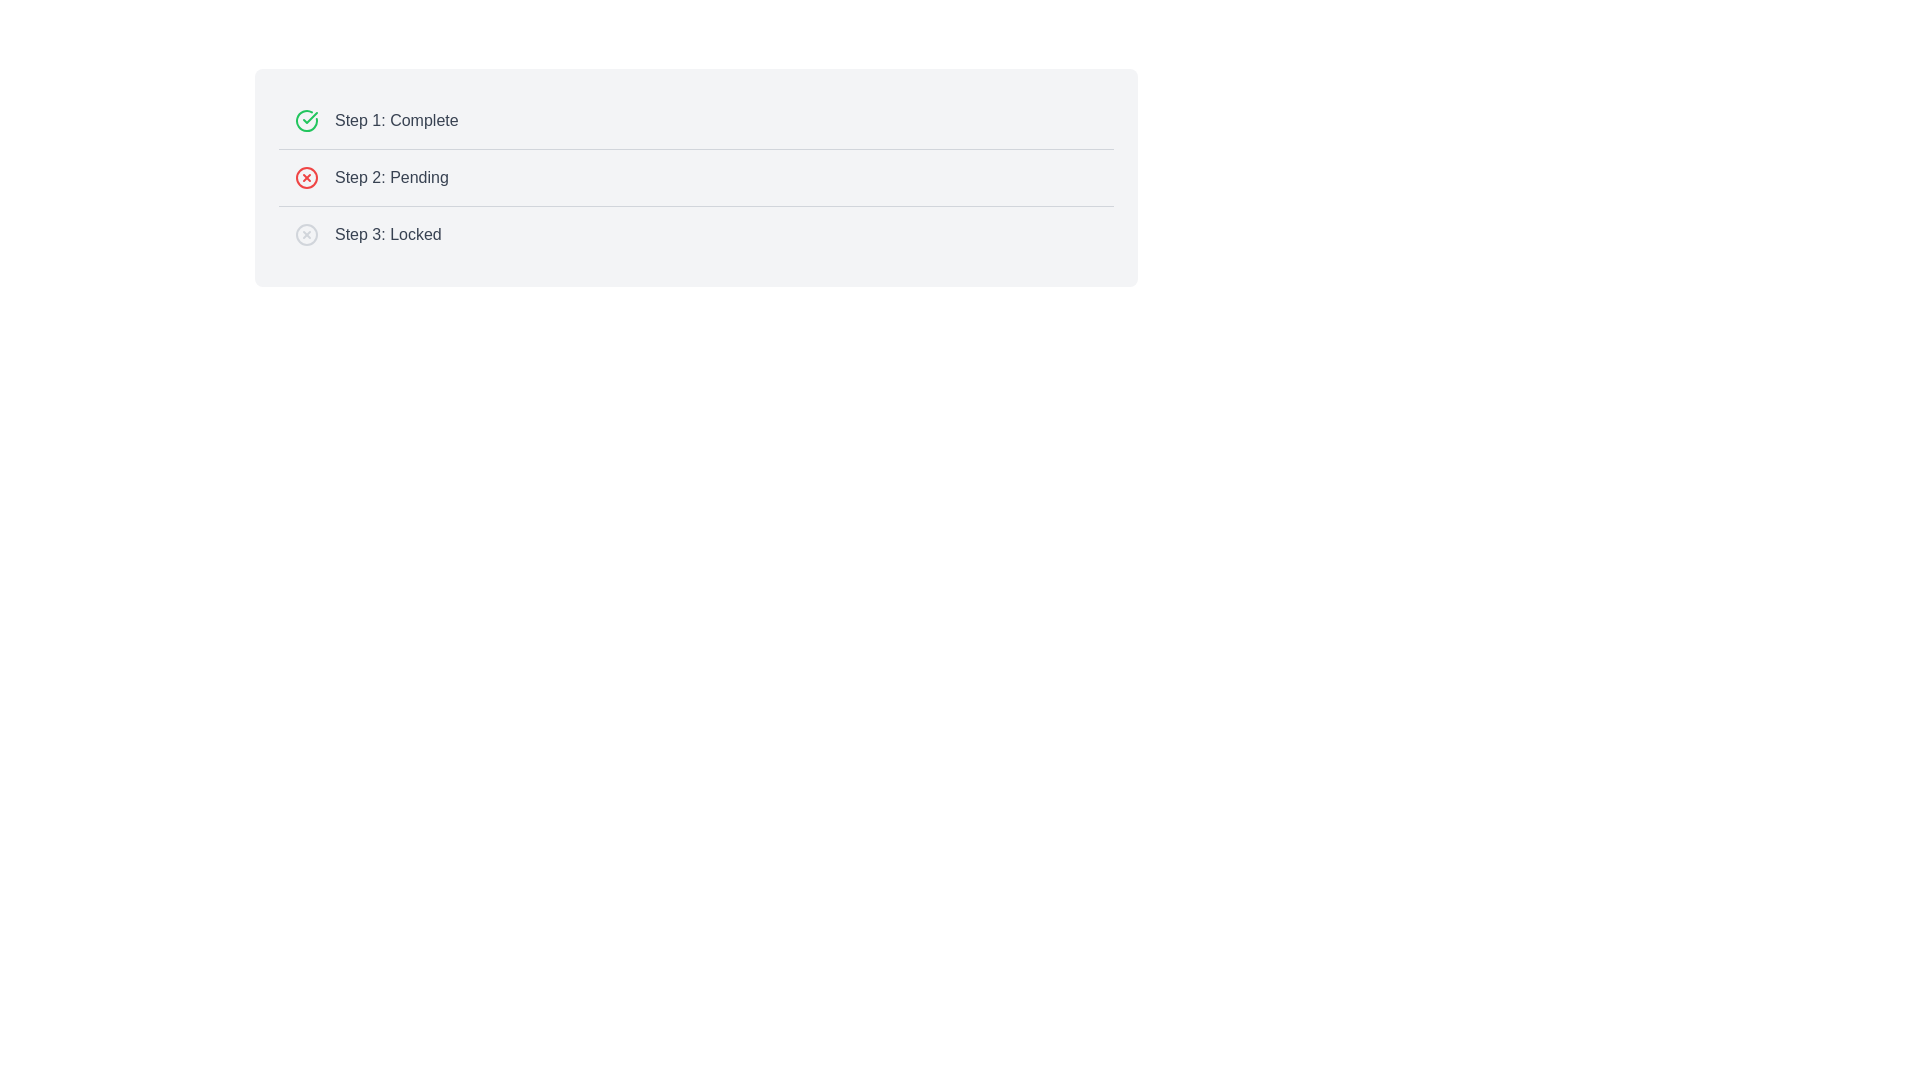 Image resolution: width=1920 pixels, height=1080 pixels. What do you see at coordinates (388, 234) in the screenshot?
I see `text from the third step in the status sequence, which indicates it is locked or unavailable for action` at bounding box center [388, 234].